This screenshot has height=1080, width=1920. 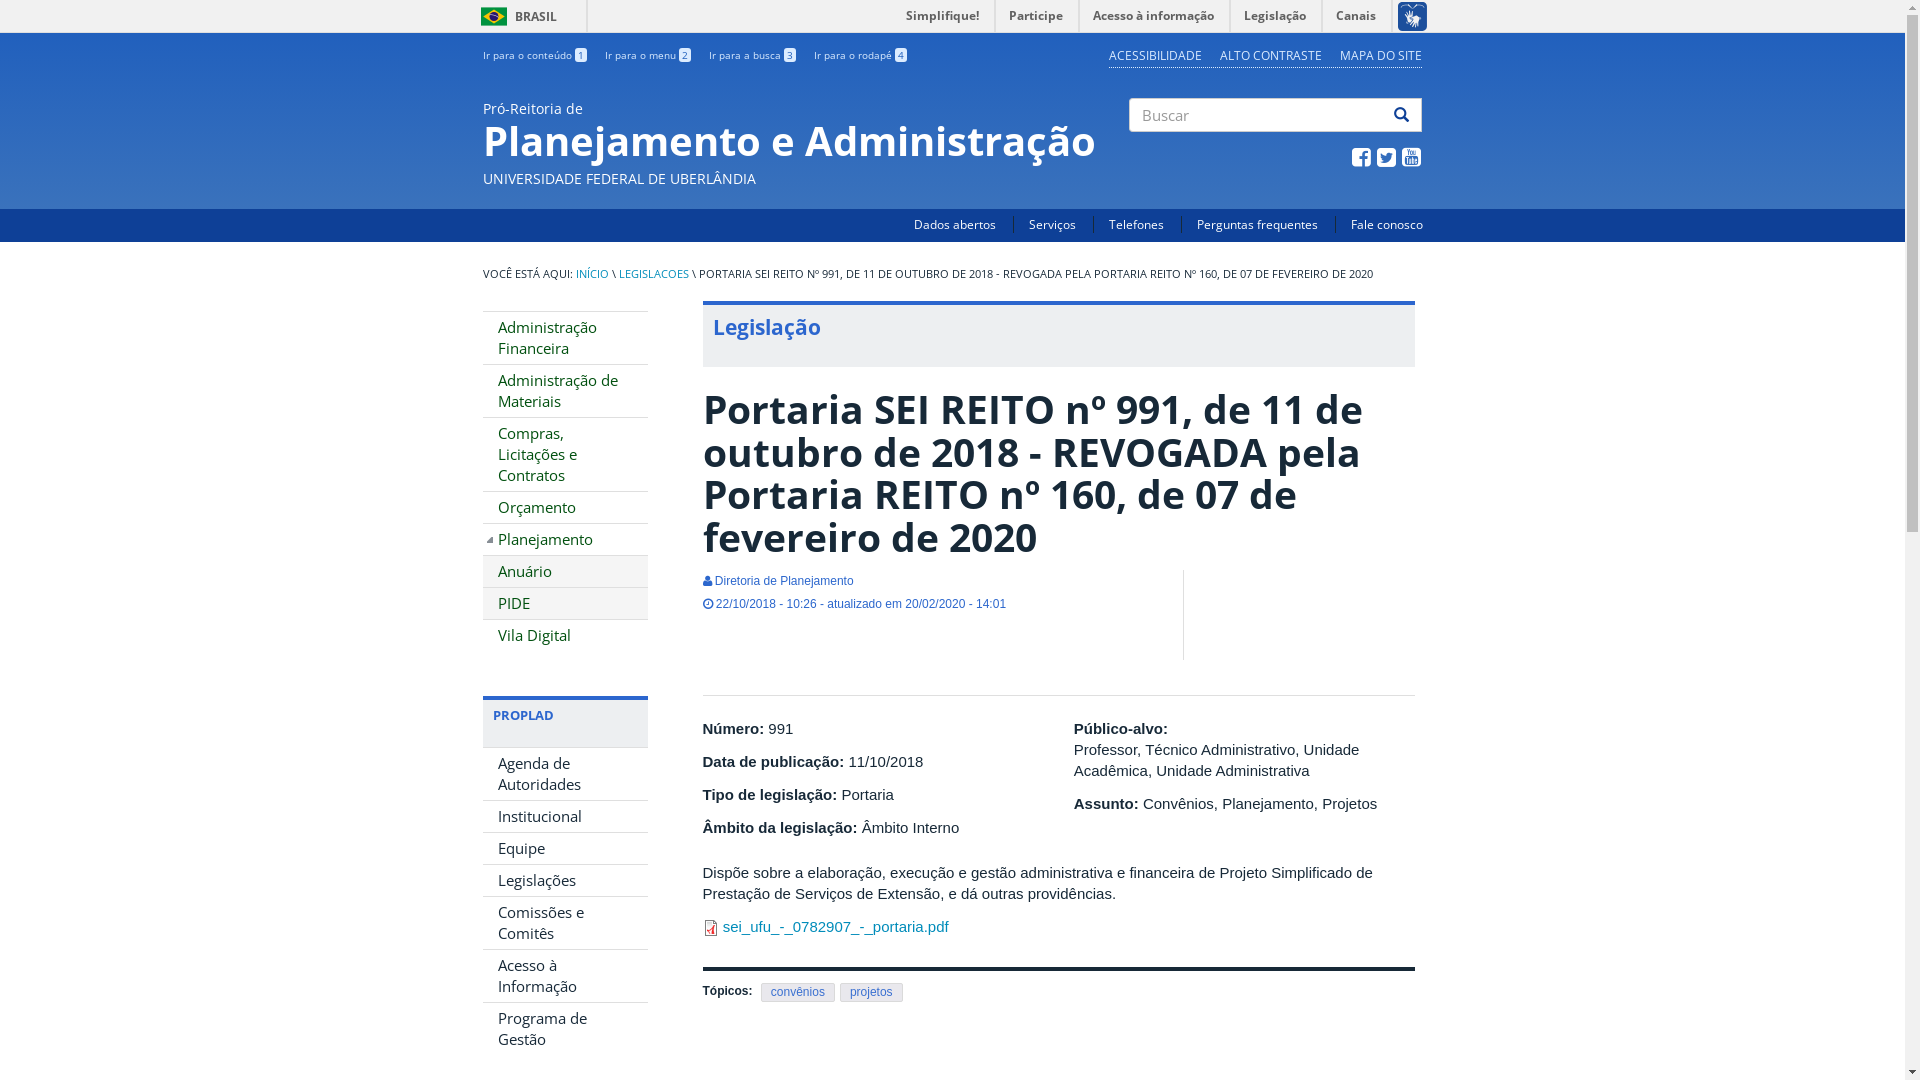 I want to click on 'Perguntas frequentes', so click(x=1255, y=224).